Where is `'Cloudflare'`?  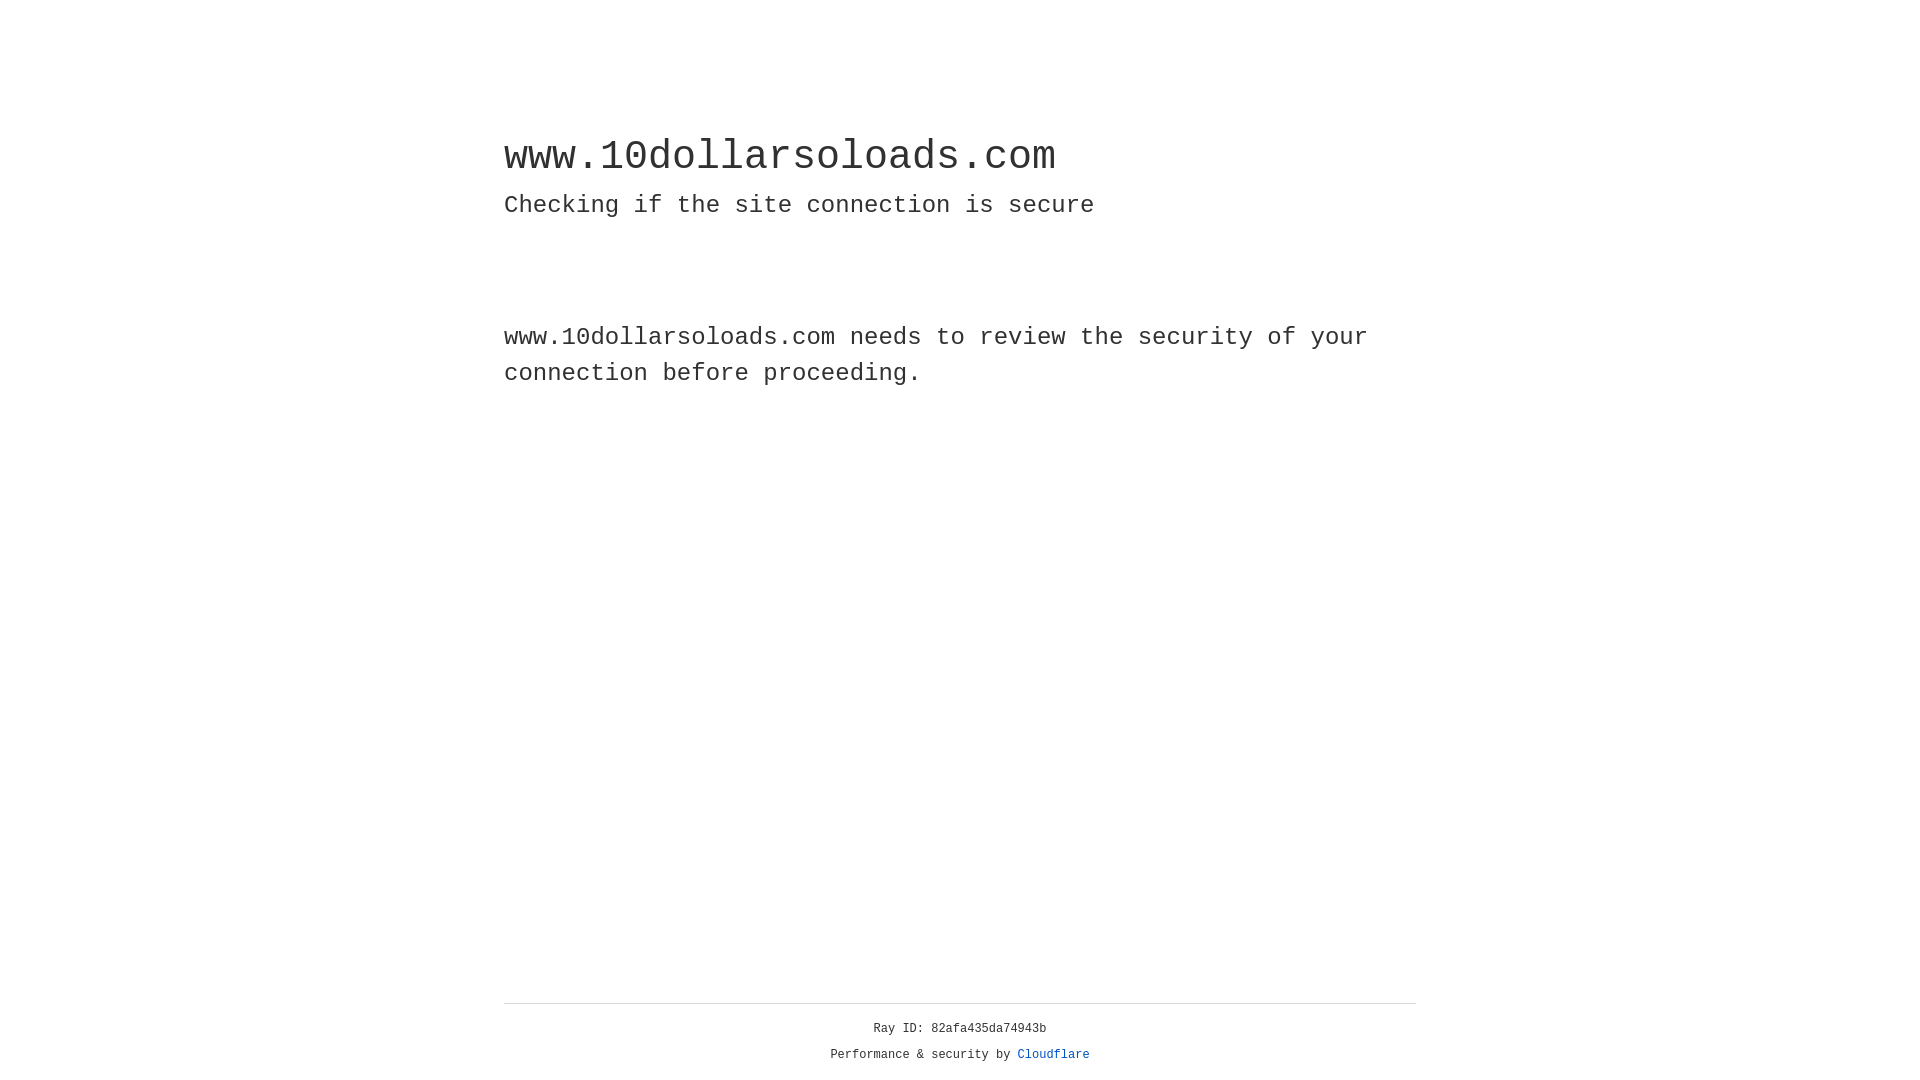 'Cloudflare' is located at coordinates (1053, 1054).